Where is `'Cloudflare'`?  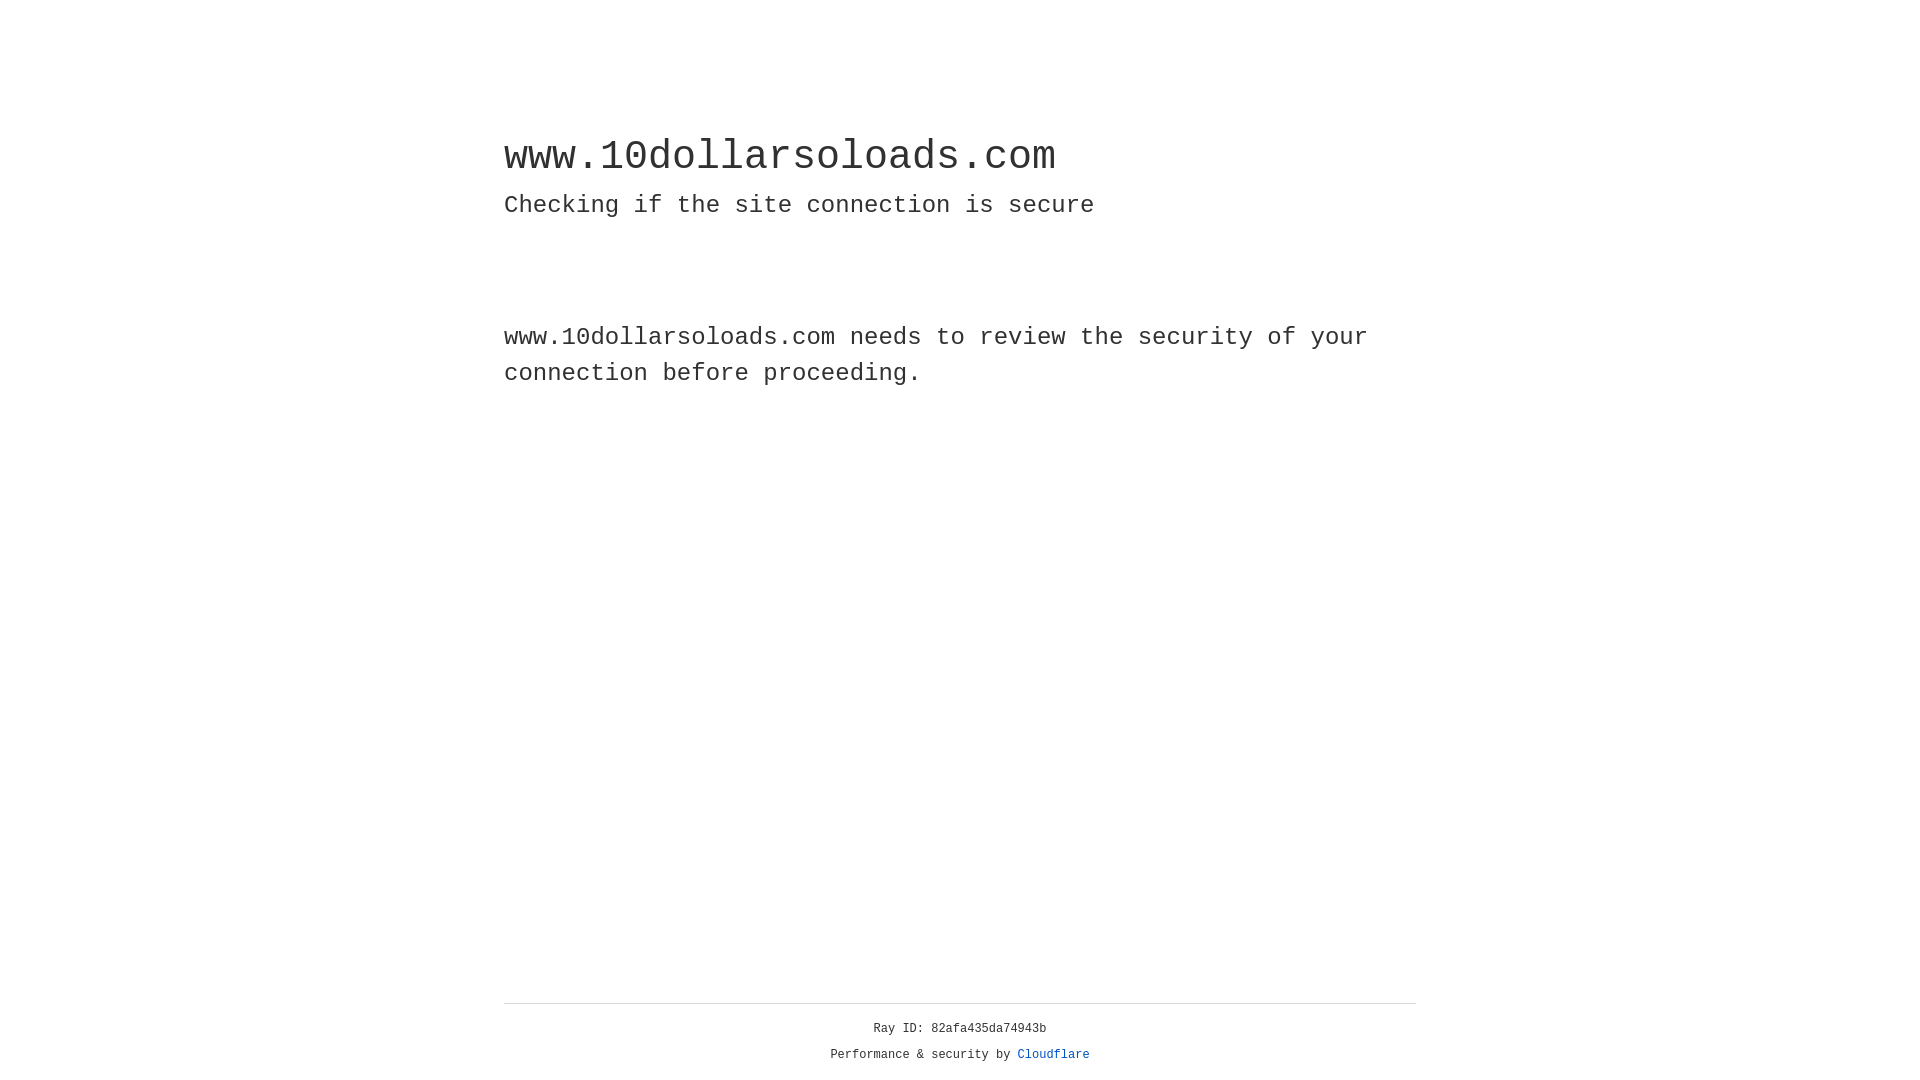 'Cloudflare' is located at coordinates (1053, 1054).